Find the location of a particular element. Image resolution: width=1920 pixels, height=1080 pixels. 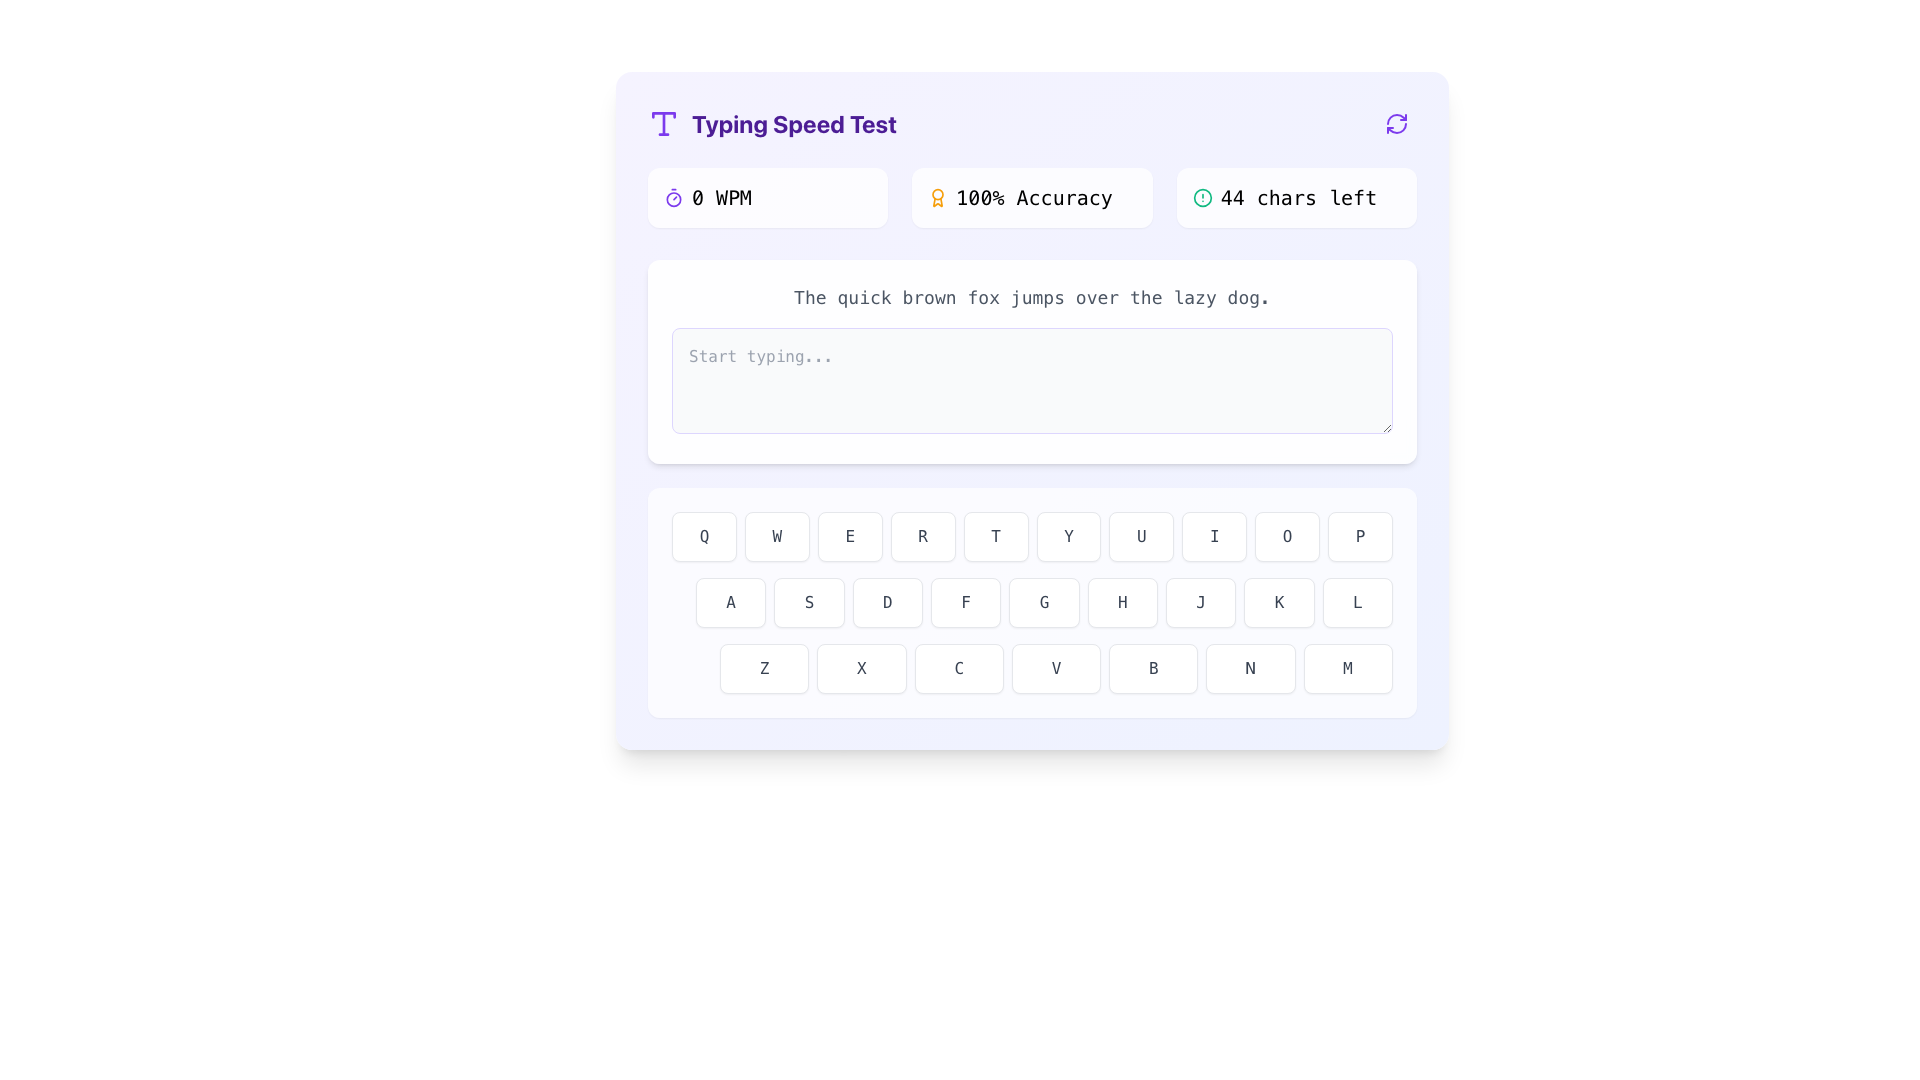

the 'G' key button, which is a rounded rectangle with a white background and a light gray border, to simulate typing 'G' is located at coordinates (1043, 601).